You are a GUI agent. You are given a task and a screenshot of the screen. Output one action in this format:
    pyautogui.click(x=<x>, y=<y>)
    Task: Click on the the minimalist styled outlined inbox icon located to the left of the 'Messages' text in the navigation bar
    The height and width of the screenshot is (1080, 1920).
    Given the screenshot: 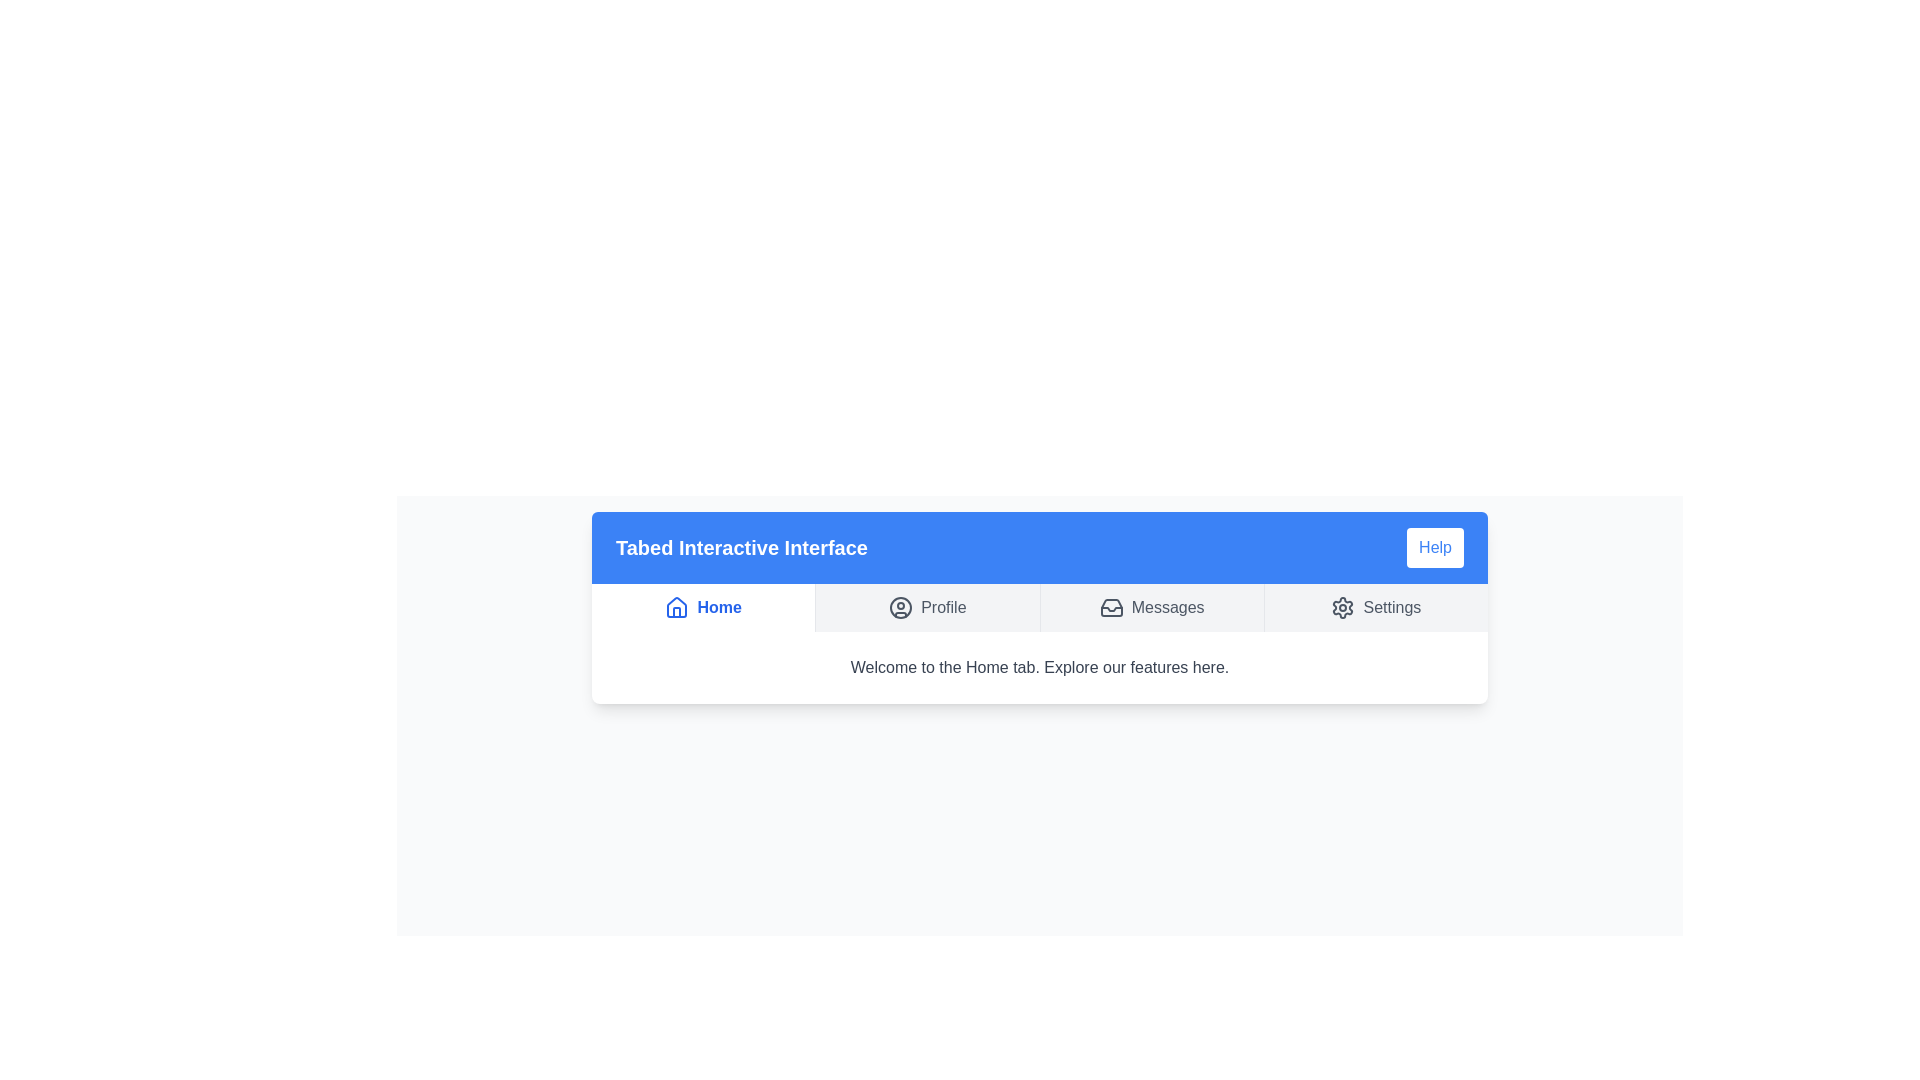 What is the action you would take?
    pyautogui.click(x=1110, y=607)
    